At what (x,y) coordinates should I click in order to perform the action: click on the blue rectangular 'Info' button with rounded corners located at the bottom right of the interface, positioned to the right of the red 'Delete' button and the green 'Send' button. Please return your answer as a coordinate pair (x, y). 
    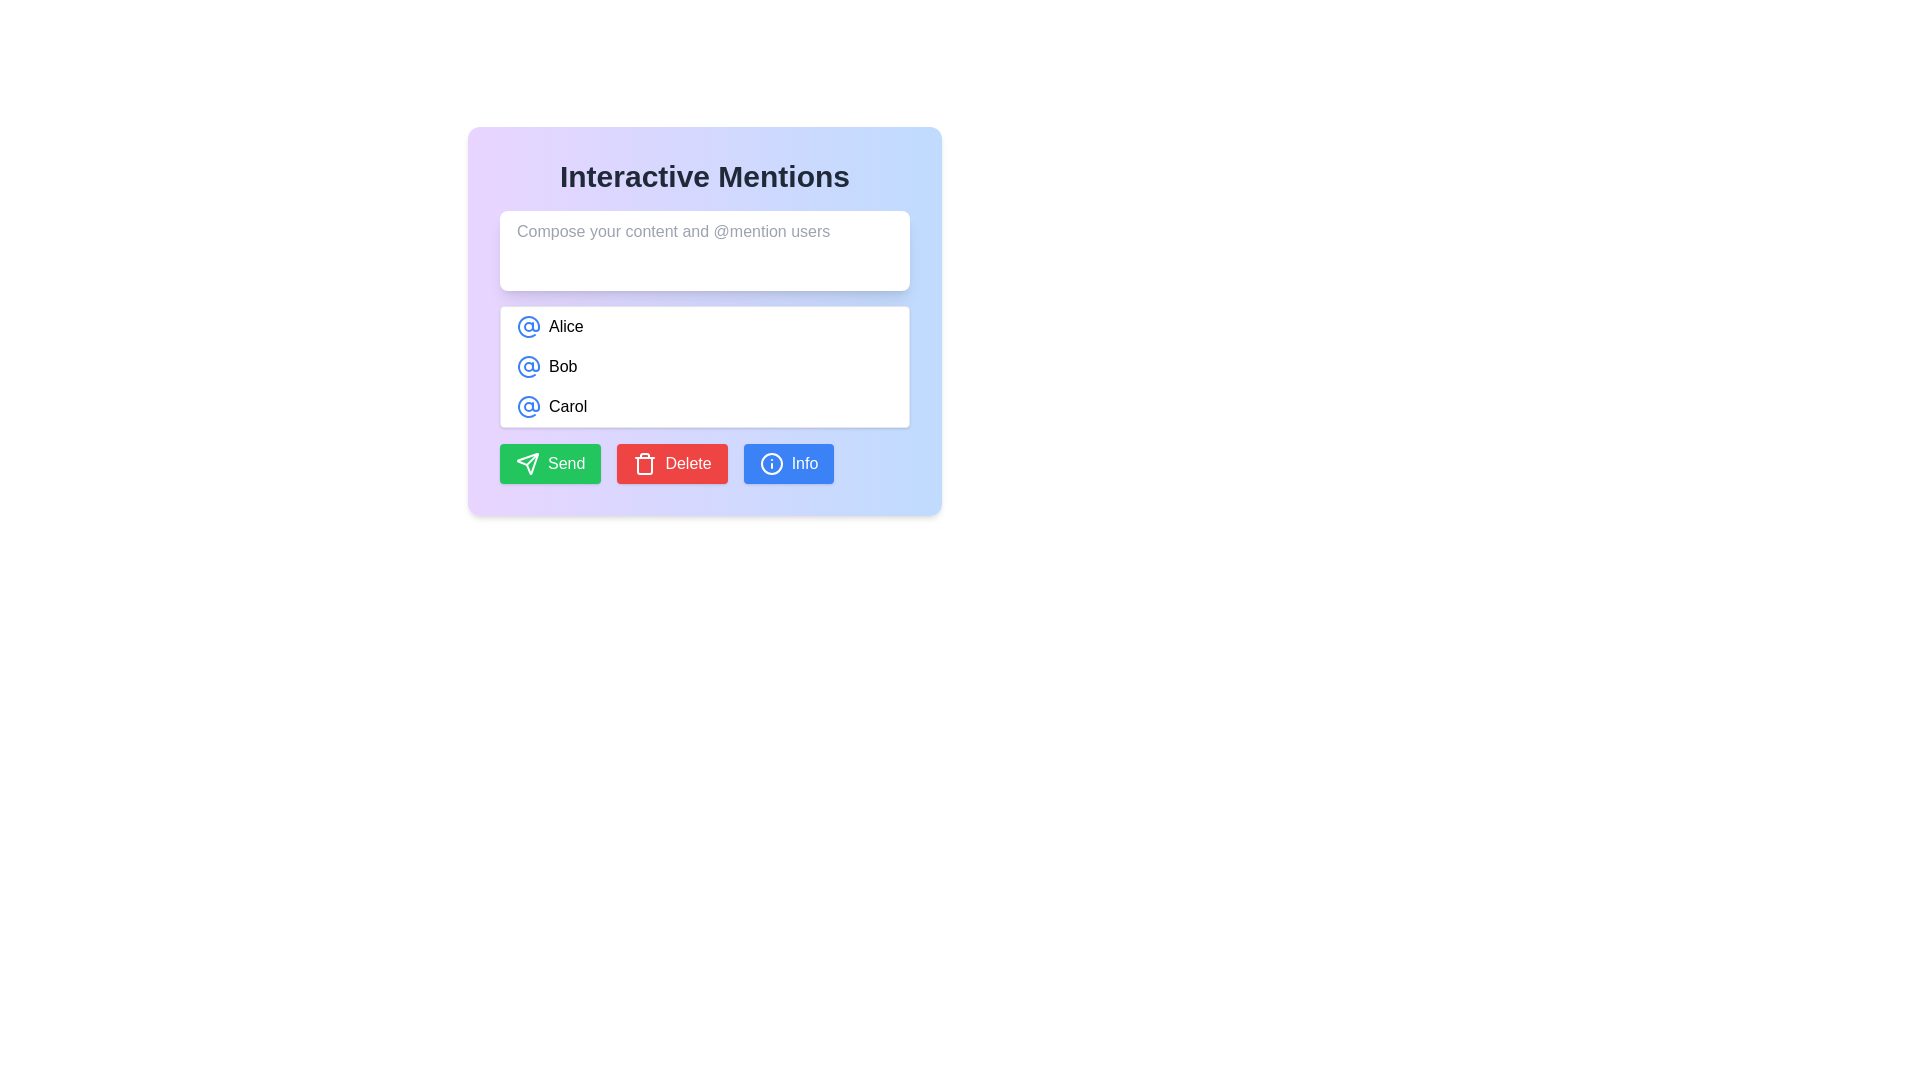
    Looking at the image, I should click on (787, 463).